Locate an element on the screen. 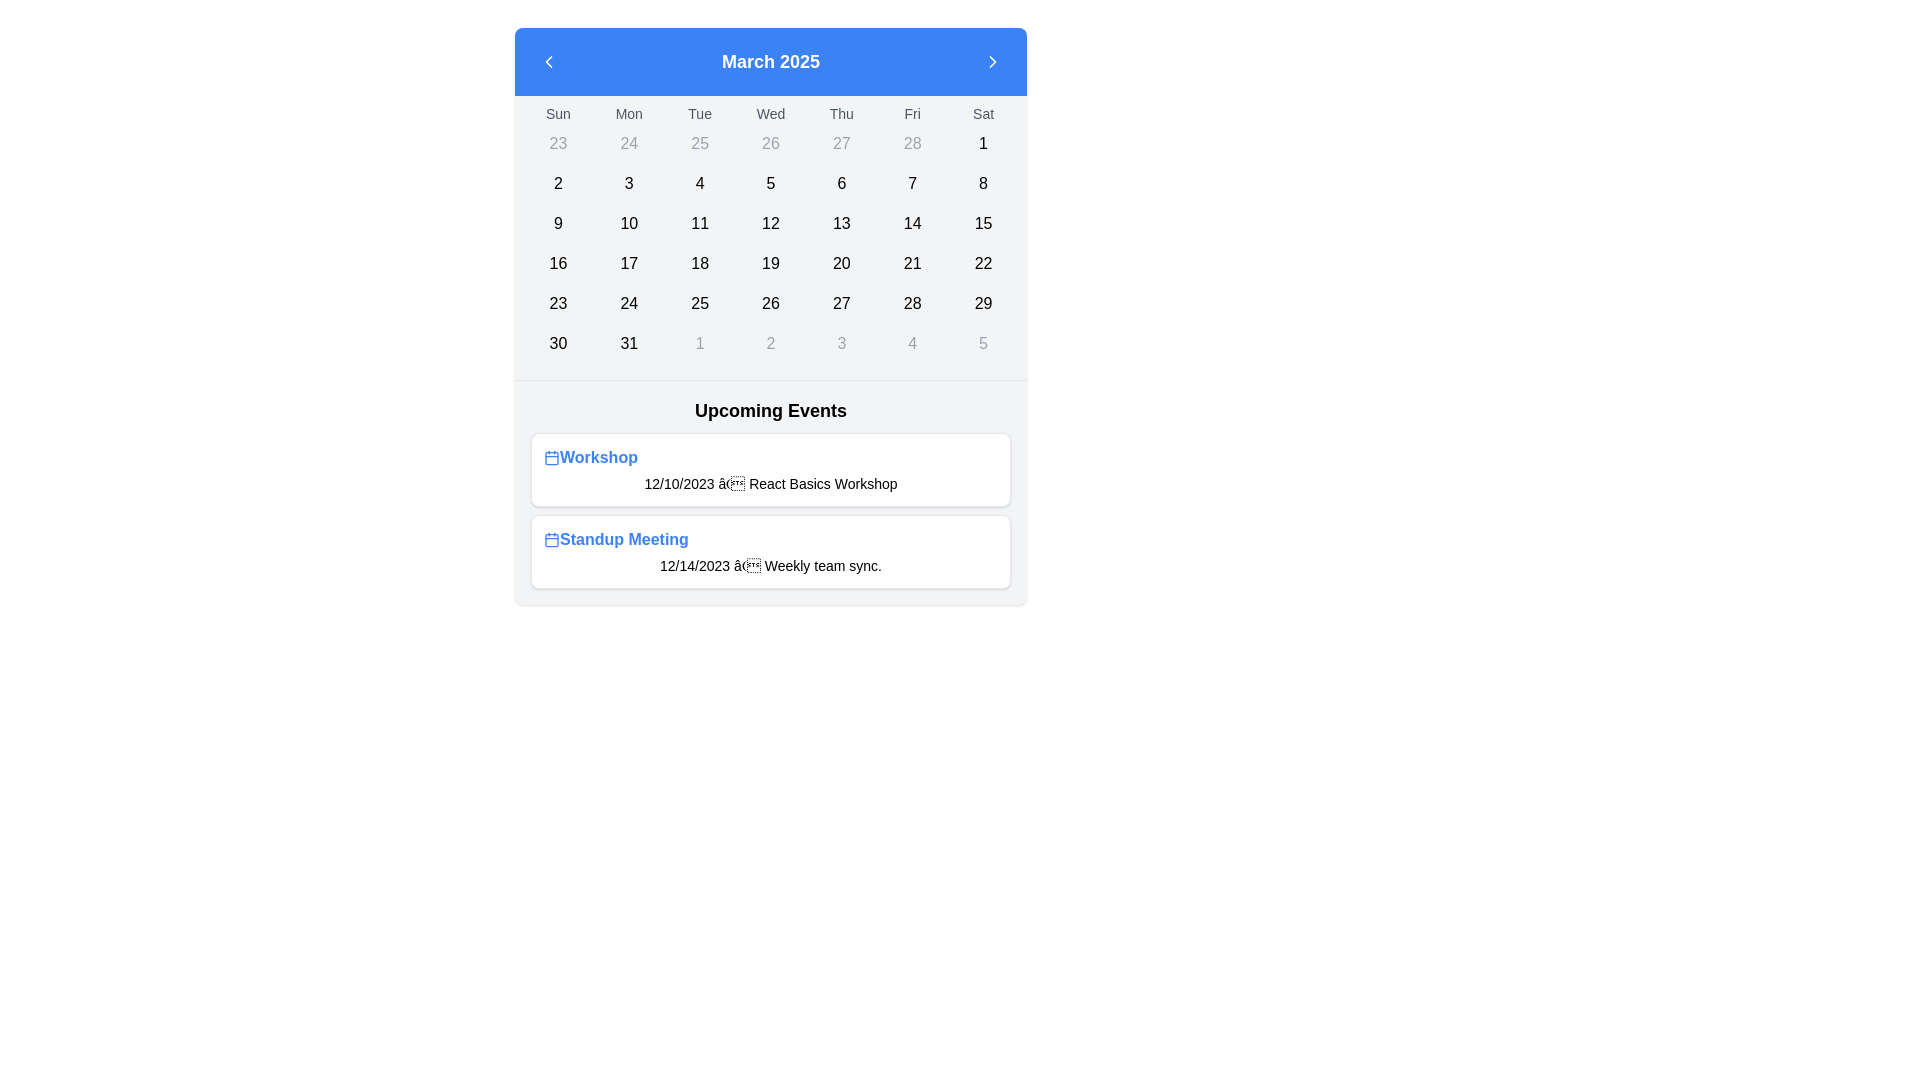  the styling changes of the static text element representing the date '3' in the calendar interface, located in the bottom row under 'Thu' is located at coordinates (841, 342).